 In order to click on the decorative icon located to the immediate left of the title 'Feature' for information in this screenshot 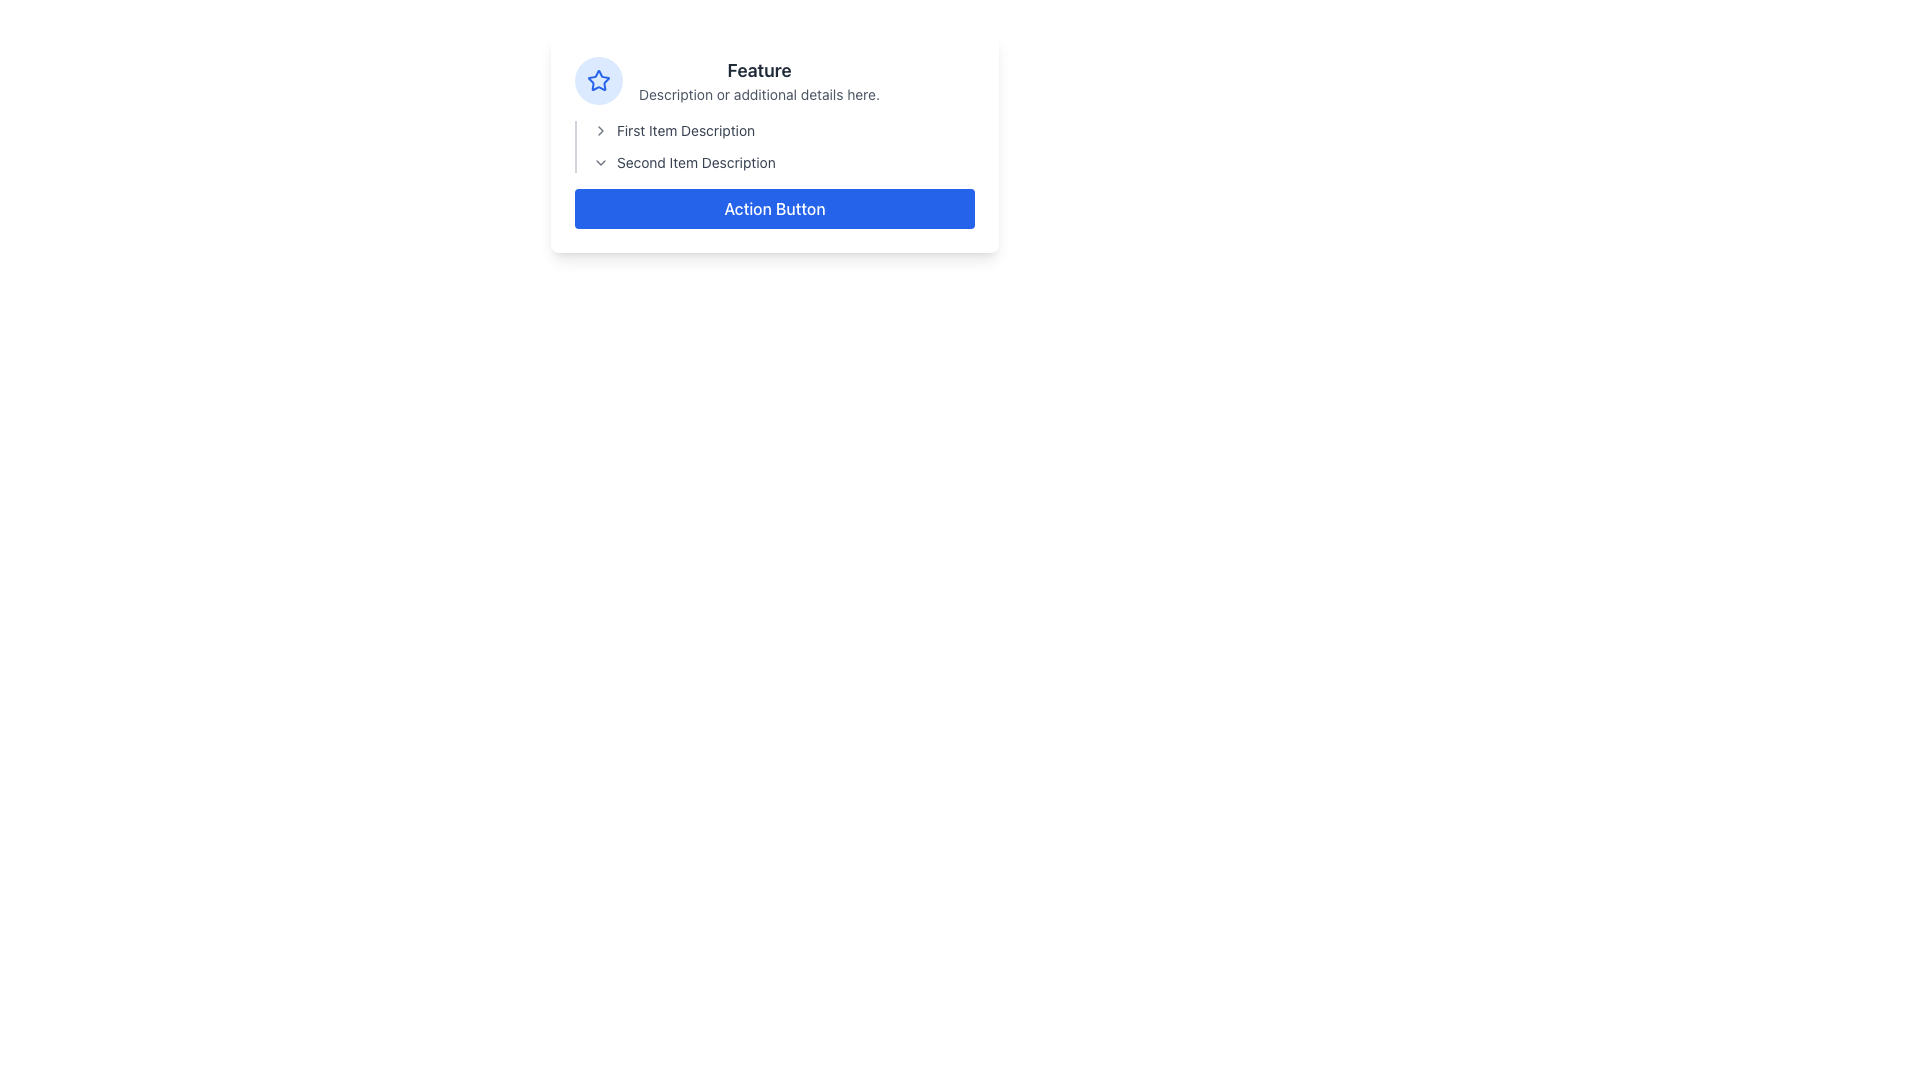, I will do `click(598, 80)`.